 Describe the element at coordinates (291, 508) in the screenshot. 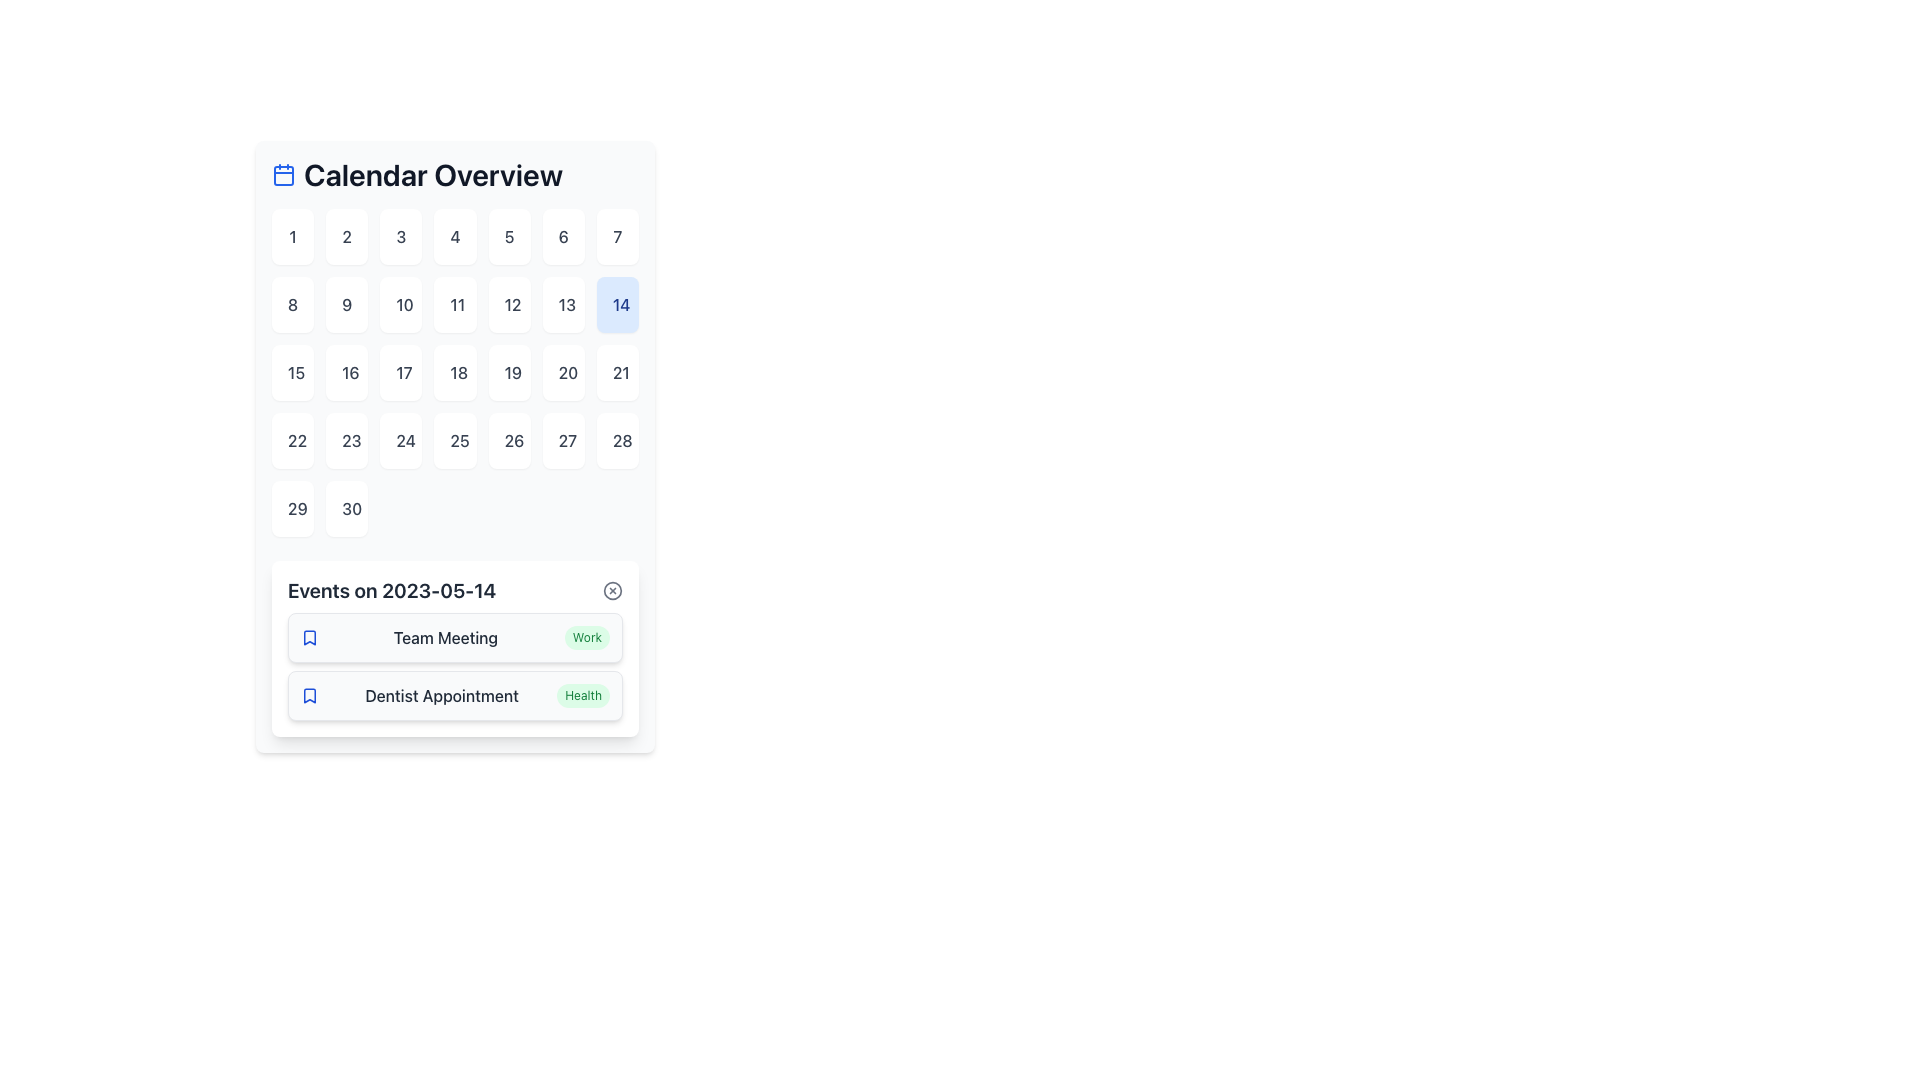

I see `the interactive button for selecting the date '29'` at that location.